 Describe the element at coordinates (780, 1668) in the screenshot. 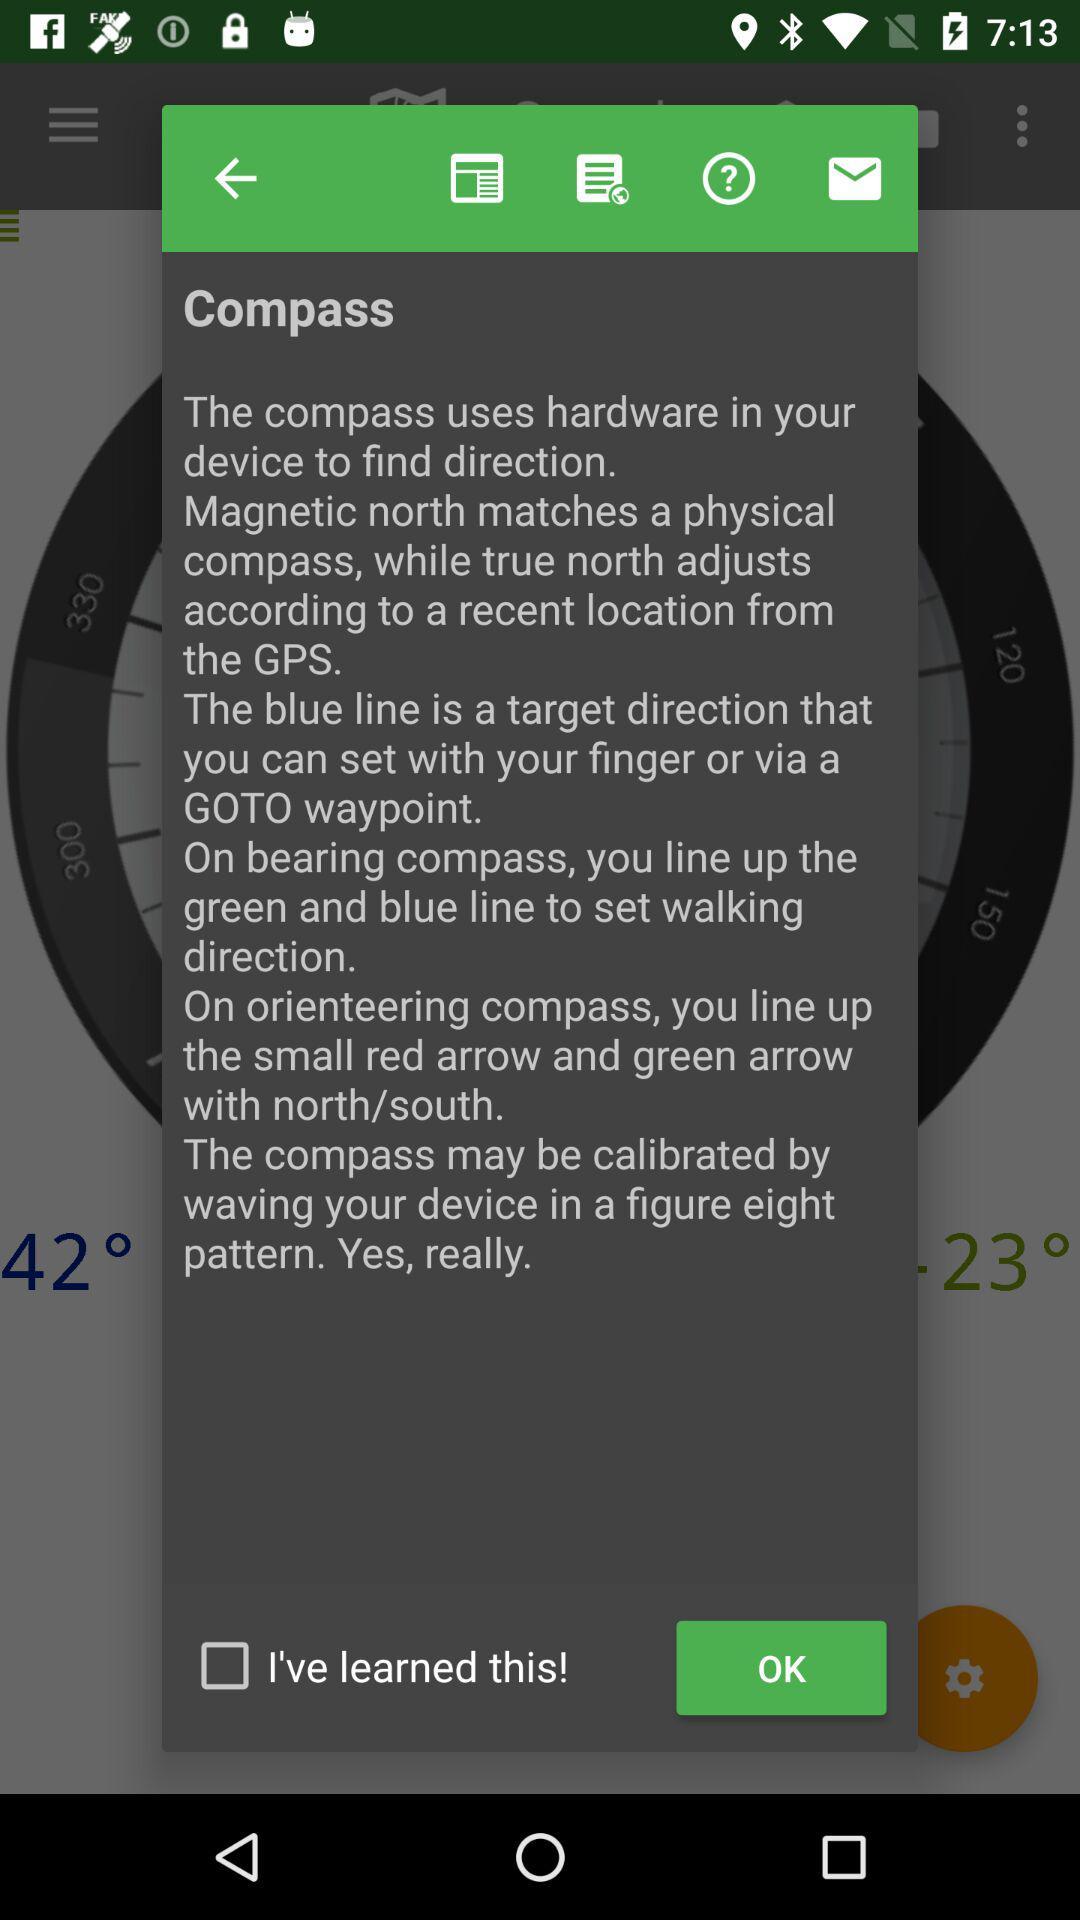

I see `the icon next to the i ve learned icon` at that location.